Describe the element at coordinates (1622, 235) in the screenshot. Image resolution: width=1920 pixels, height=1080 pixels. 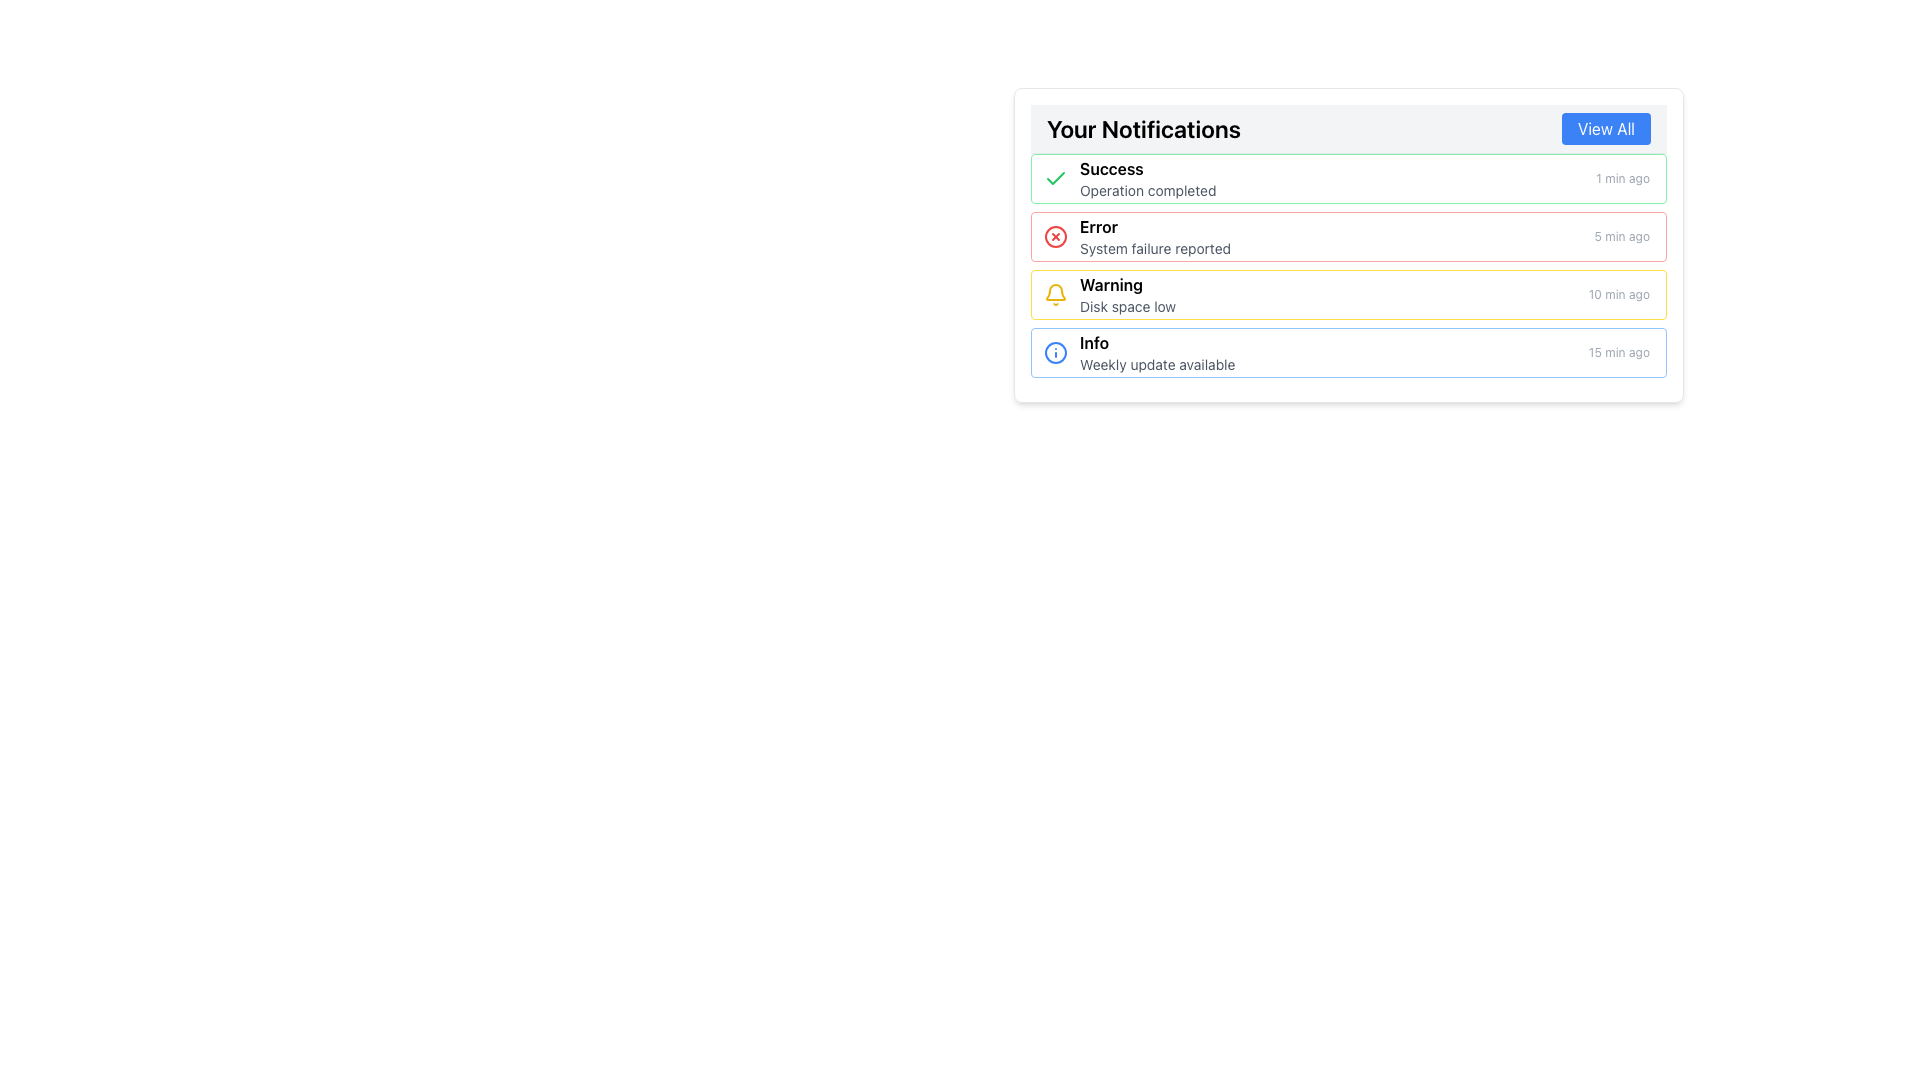
I see `the Text Label that indicates the time duration since the notification was created, which is positioned to the far-right of the notification line containing 'error' and 'System failure reported'` at that location.